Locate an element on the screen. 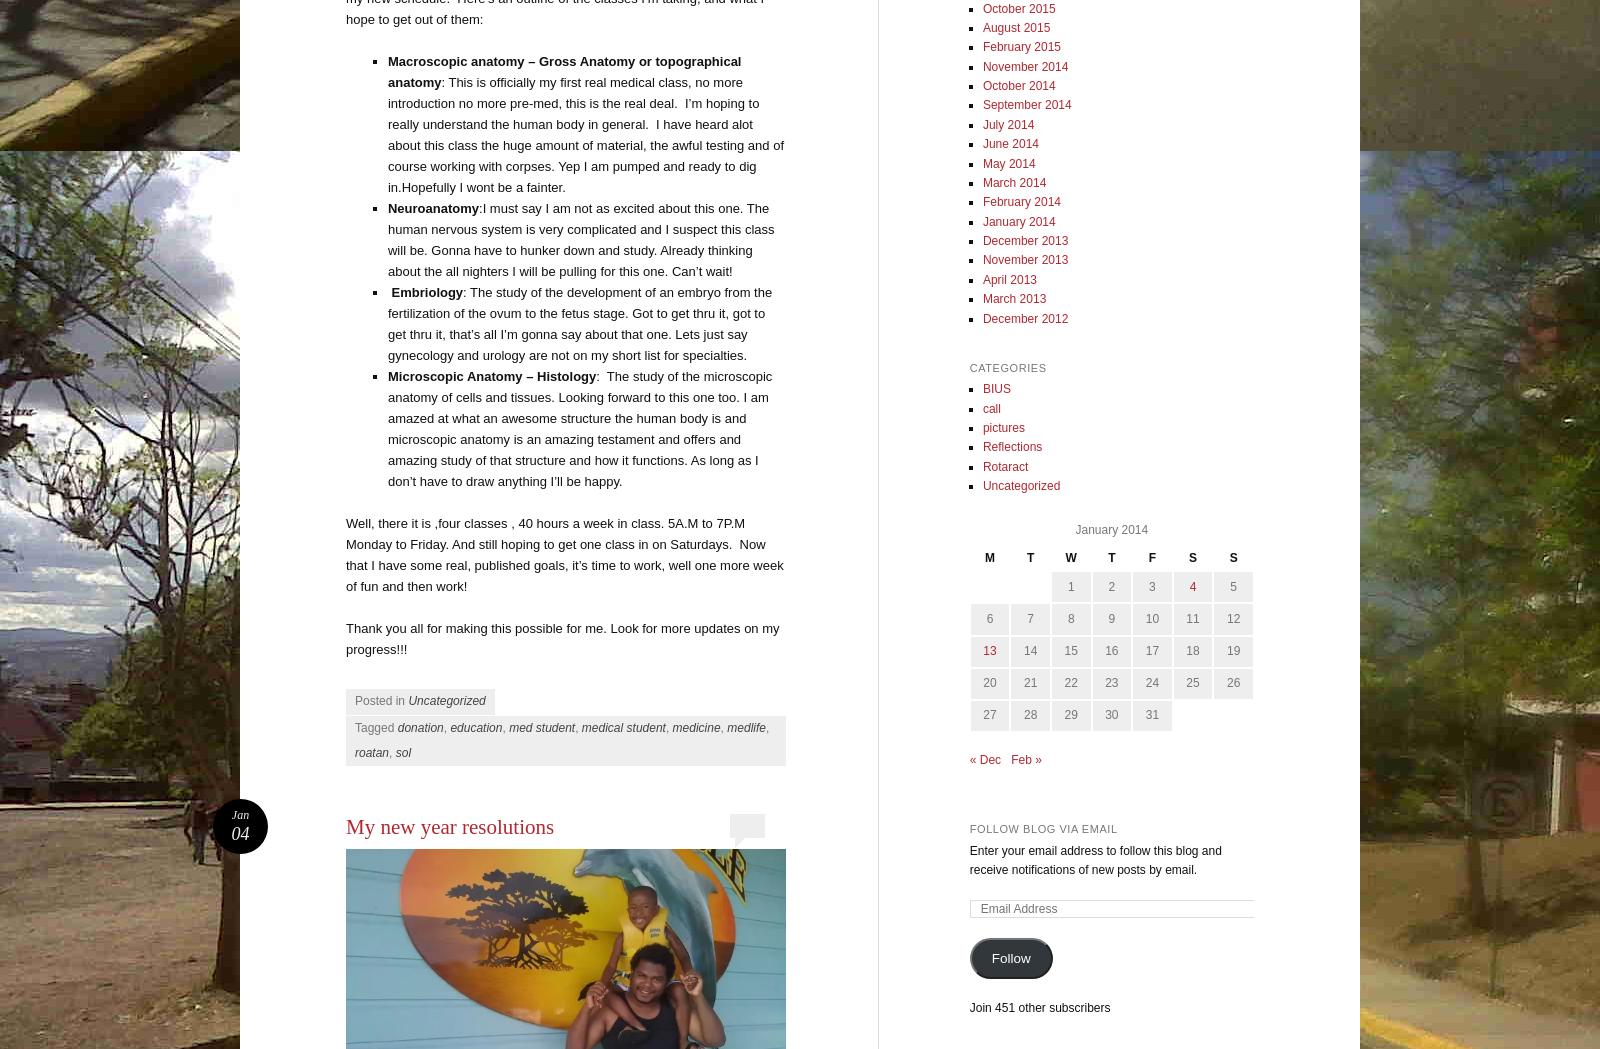 Image resolution: width=1600 pixels, height=1049 pixels. '27' is located at coordinates (988, 714).